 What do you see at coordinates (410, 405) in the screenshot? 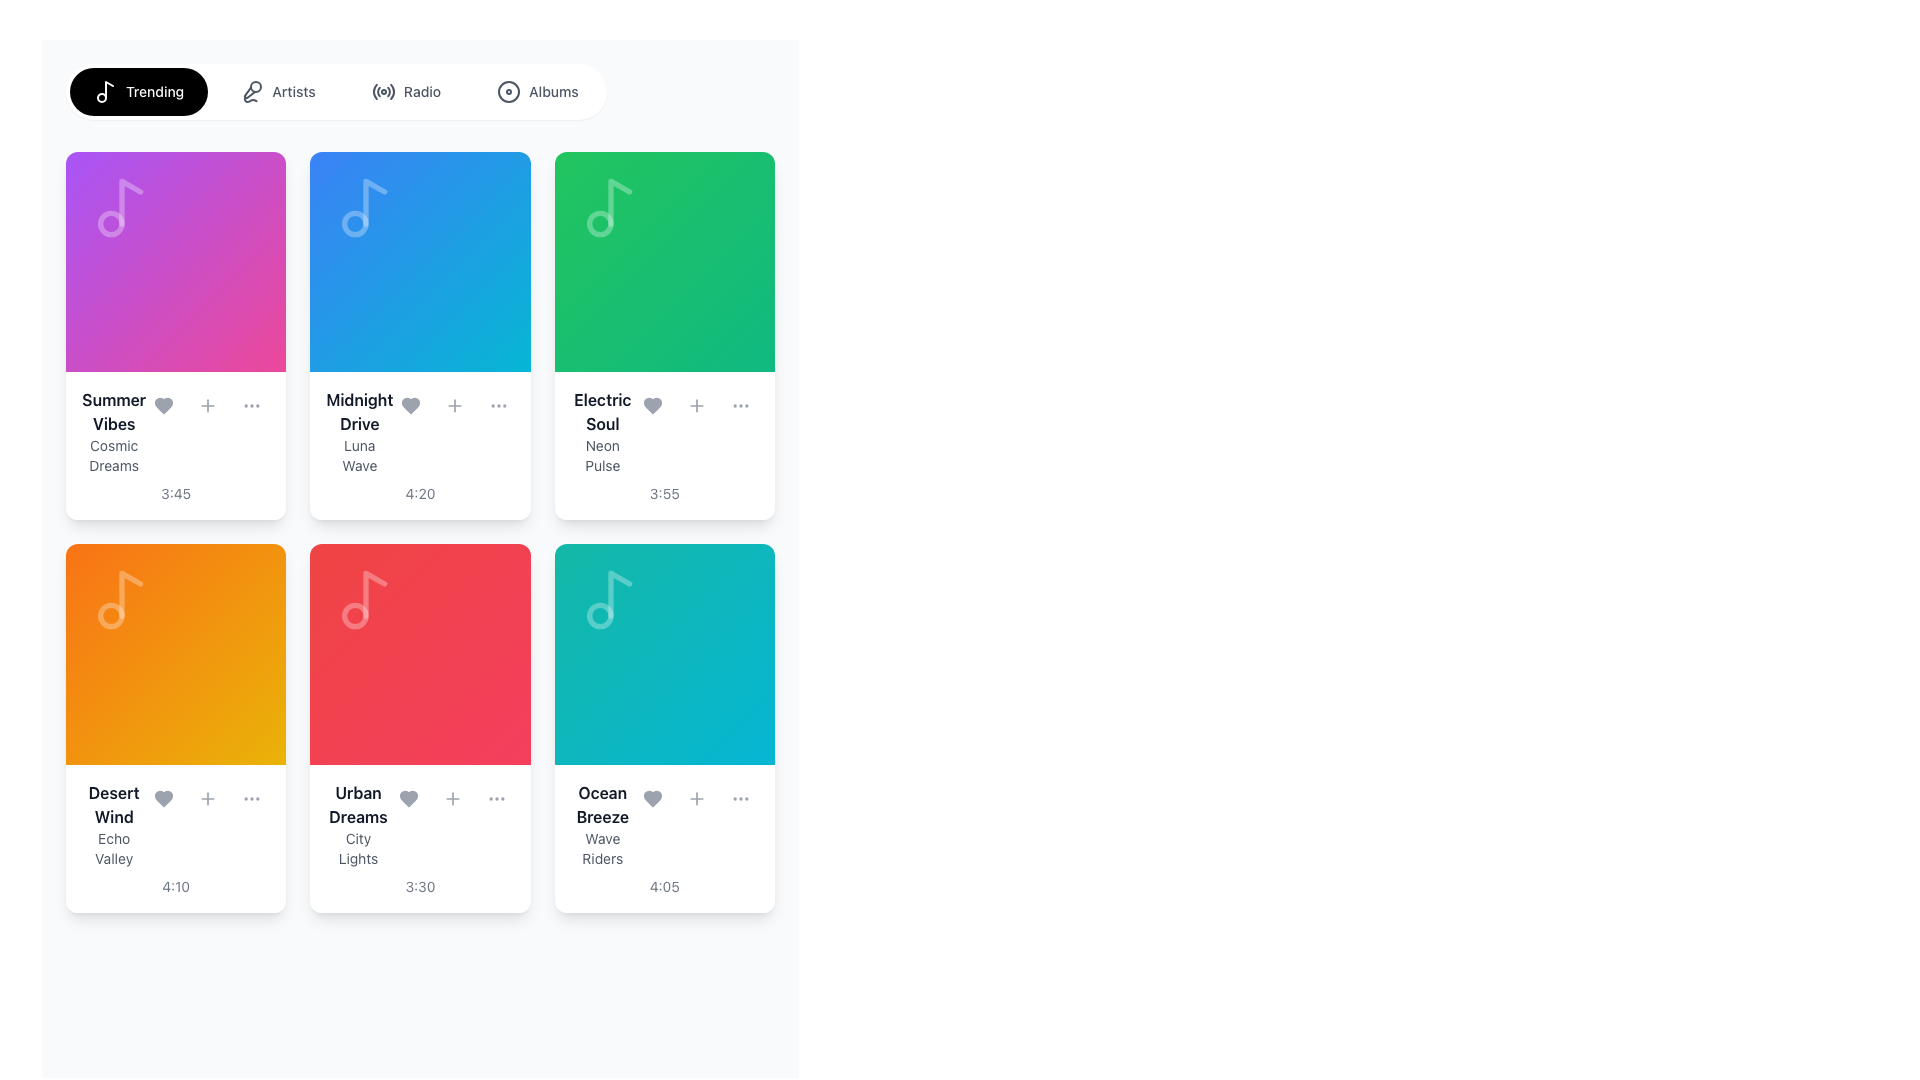
I see `the heart icon button located in the second card of the first row in the grid layout` at bounding box center [410, 405].